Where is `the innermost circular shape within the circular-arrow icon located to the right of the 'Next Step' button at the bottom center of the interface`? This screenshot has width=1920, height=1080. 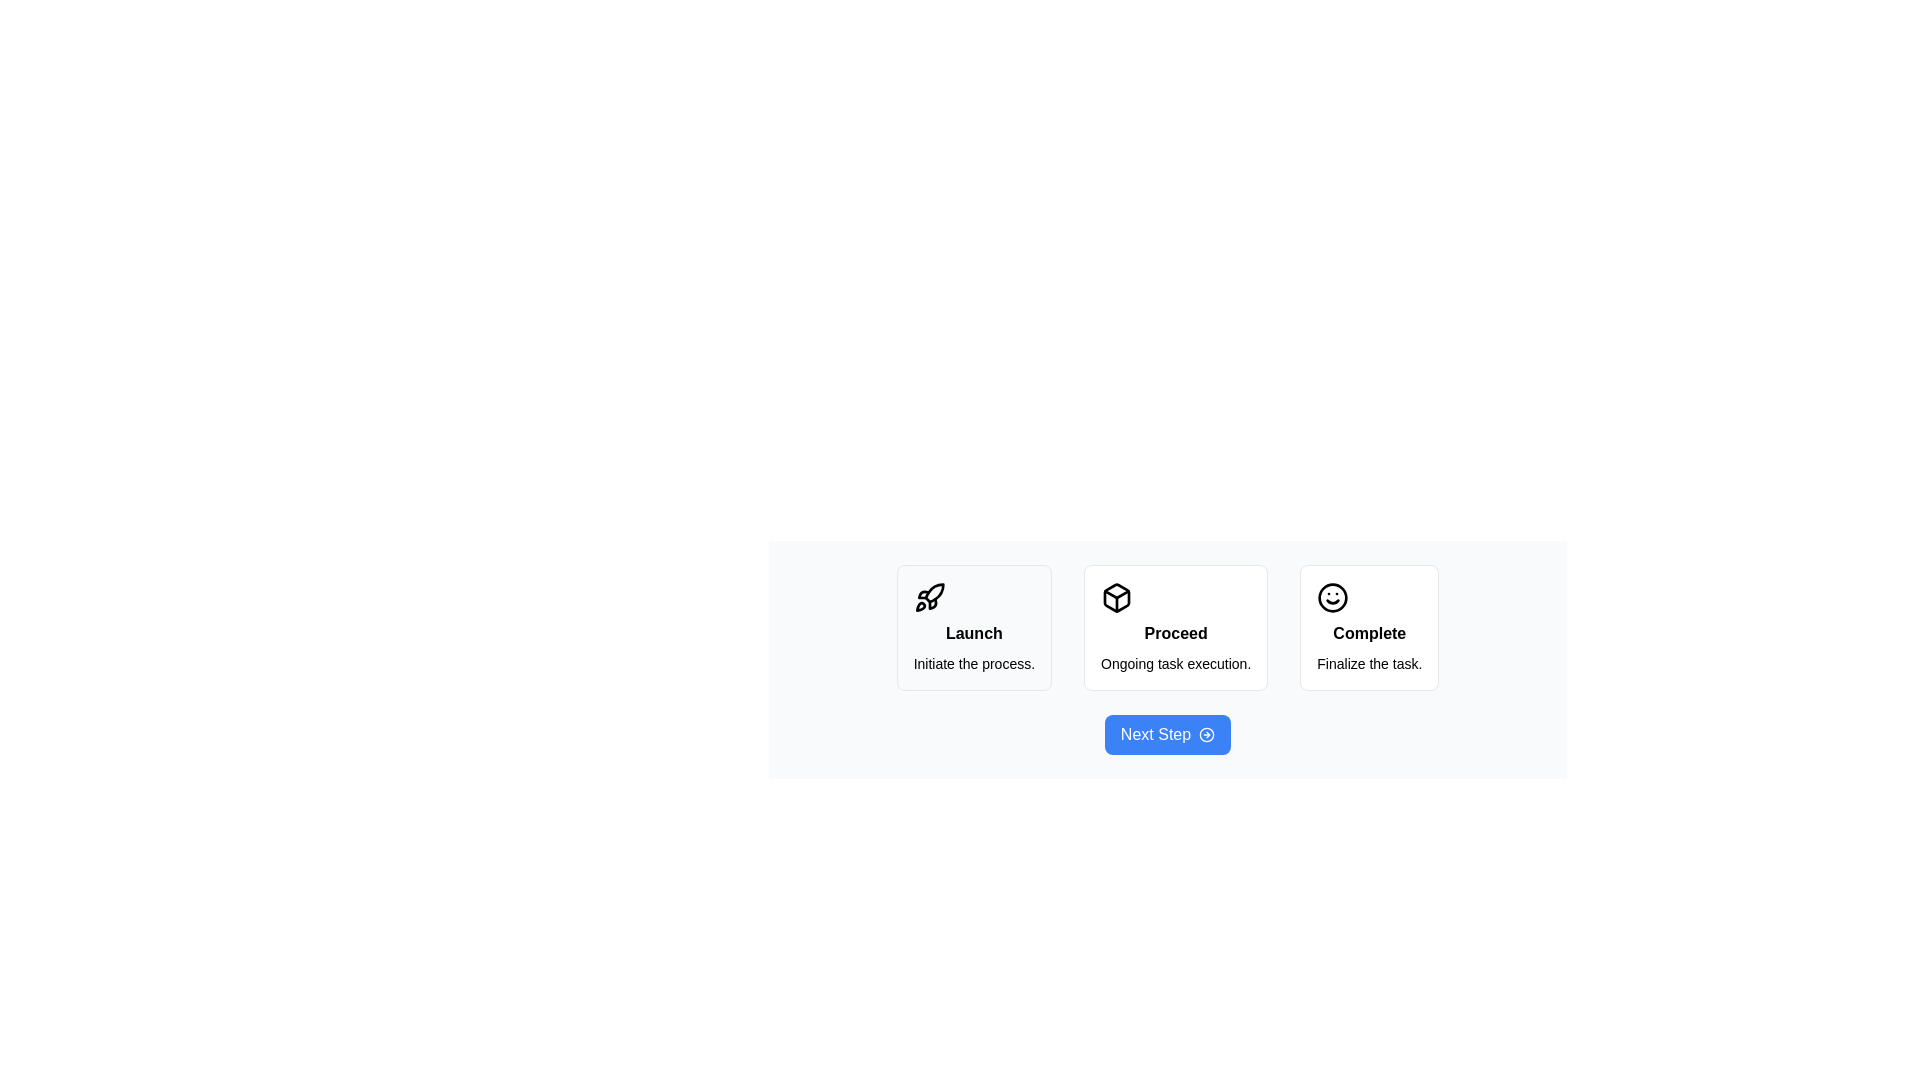
the innermost circular shape within the circular-arrow icon located to the right of the 'Next Step' button at the bottom center of the interface is located at coordinates (1206, 735).